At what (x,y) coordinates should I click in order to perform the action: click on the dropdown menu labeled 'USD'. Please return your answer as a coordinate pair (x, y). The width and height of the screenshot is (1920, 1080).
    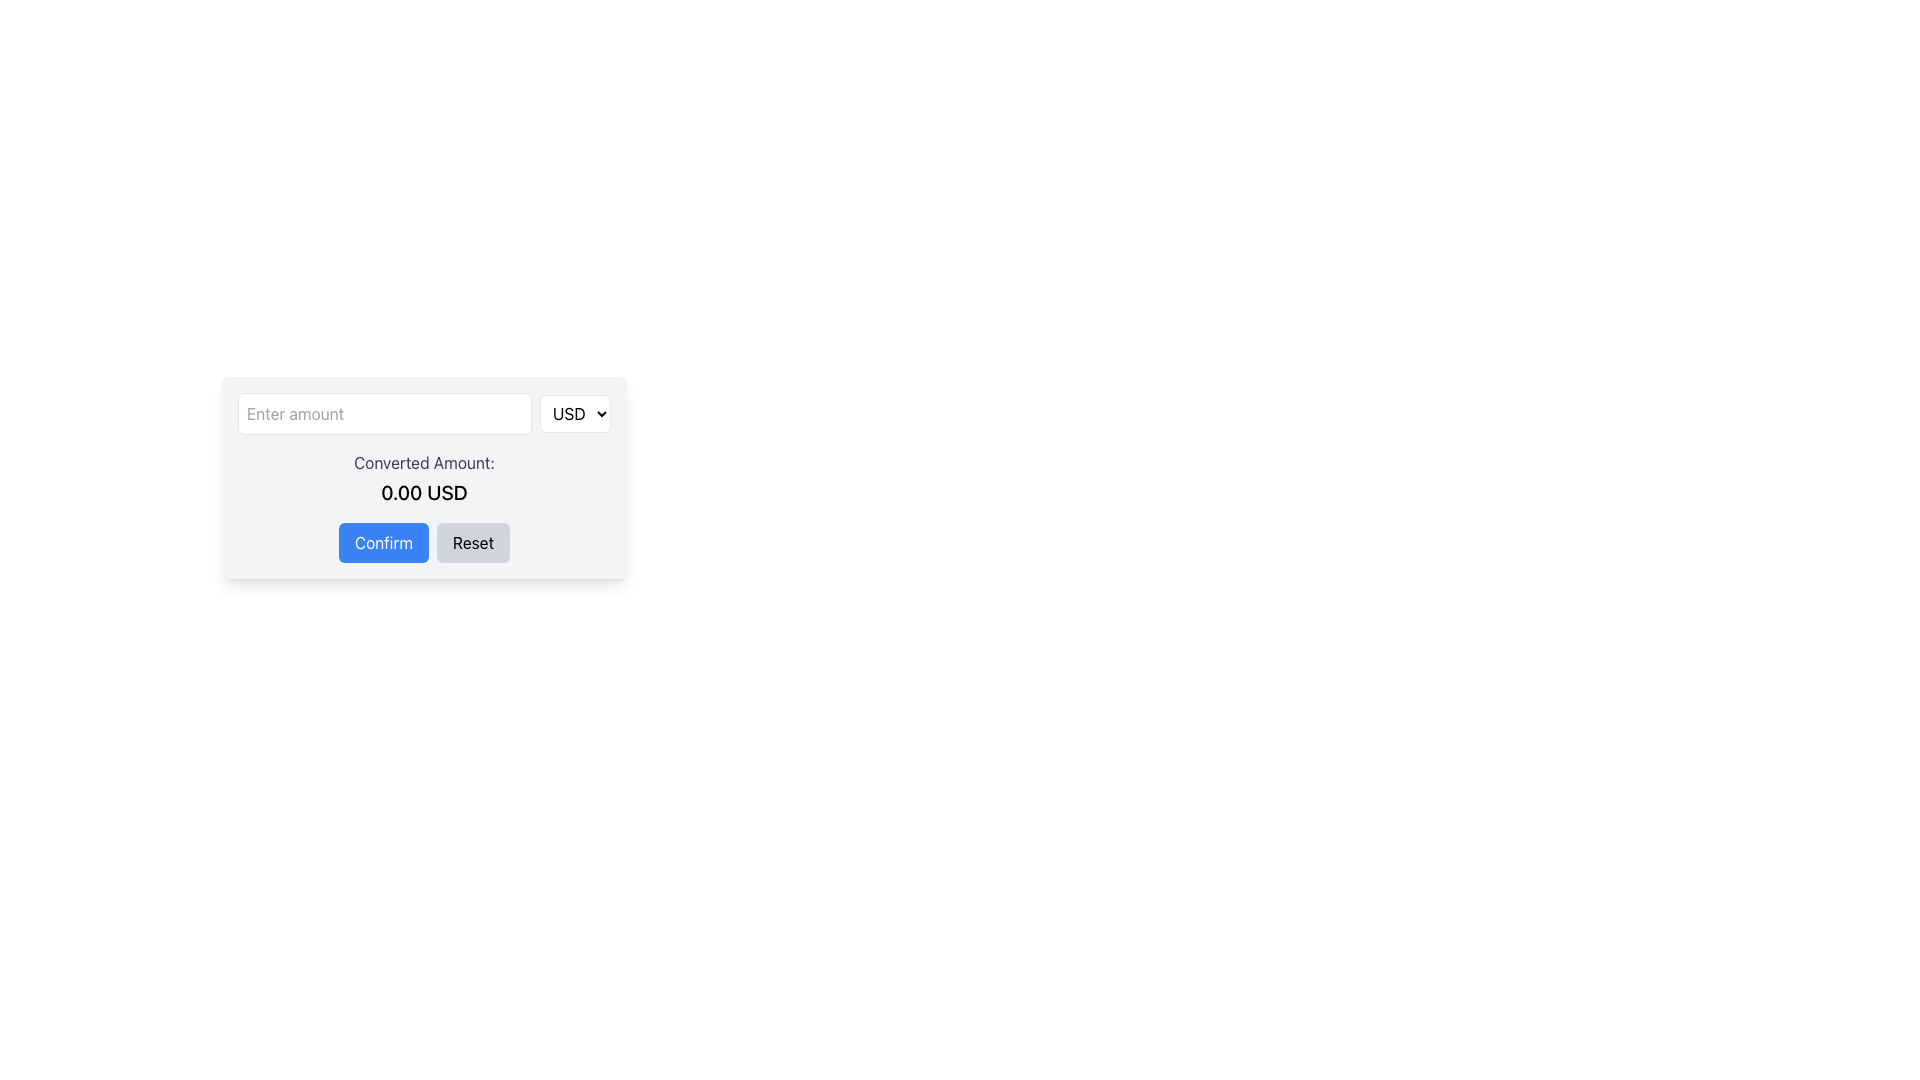
    Looking at the image, I should click on (574, 412).